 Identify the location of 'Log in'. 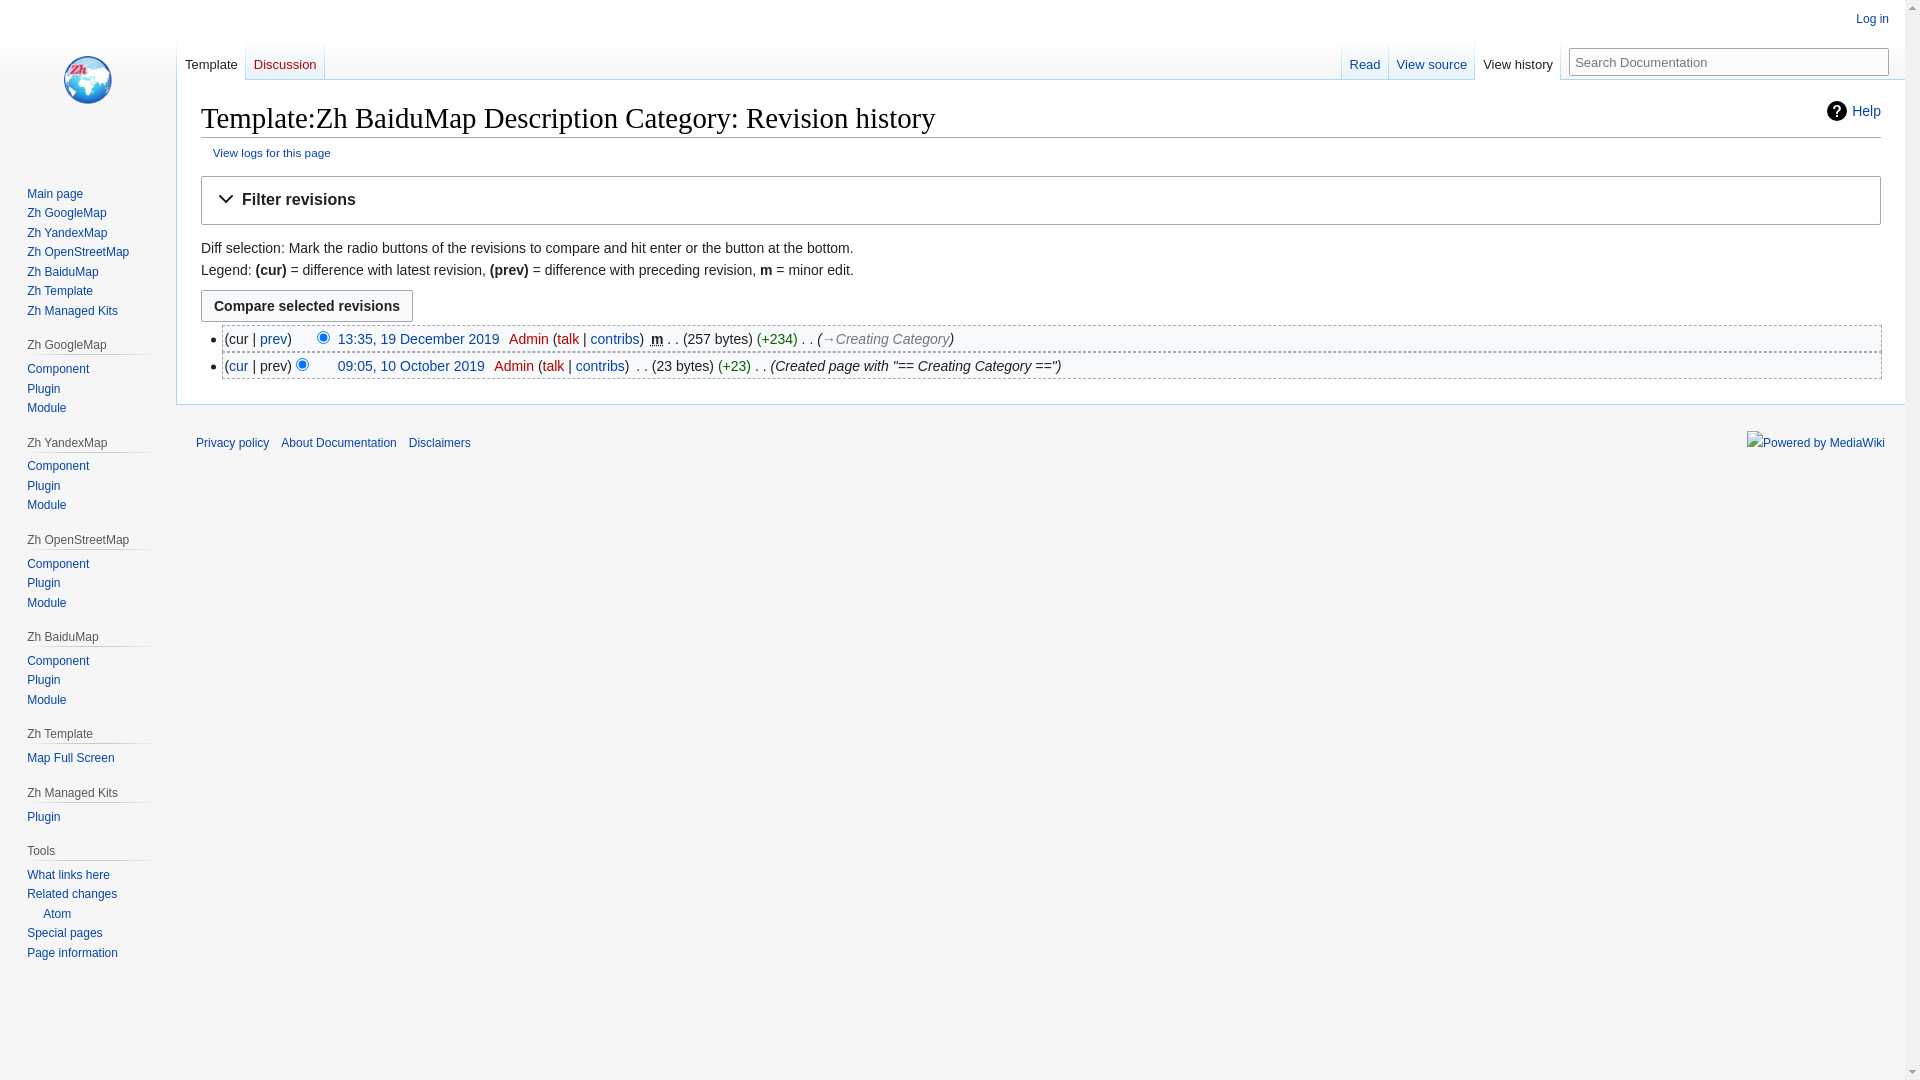
(1855, 19).